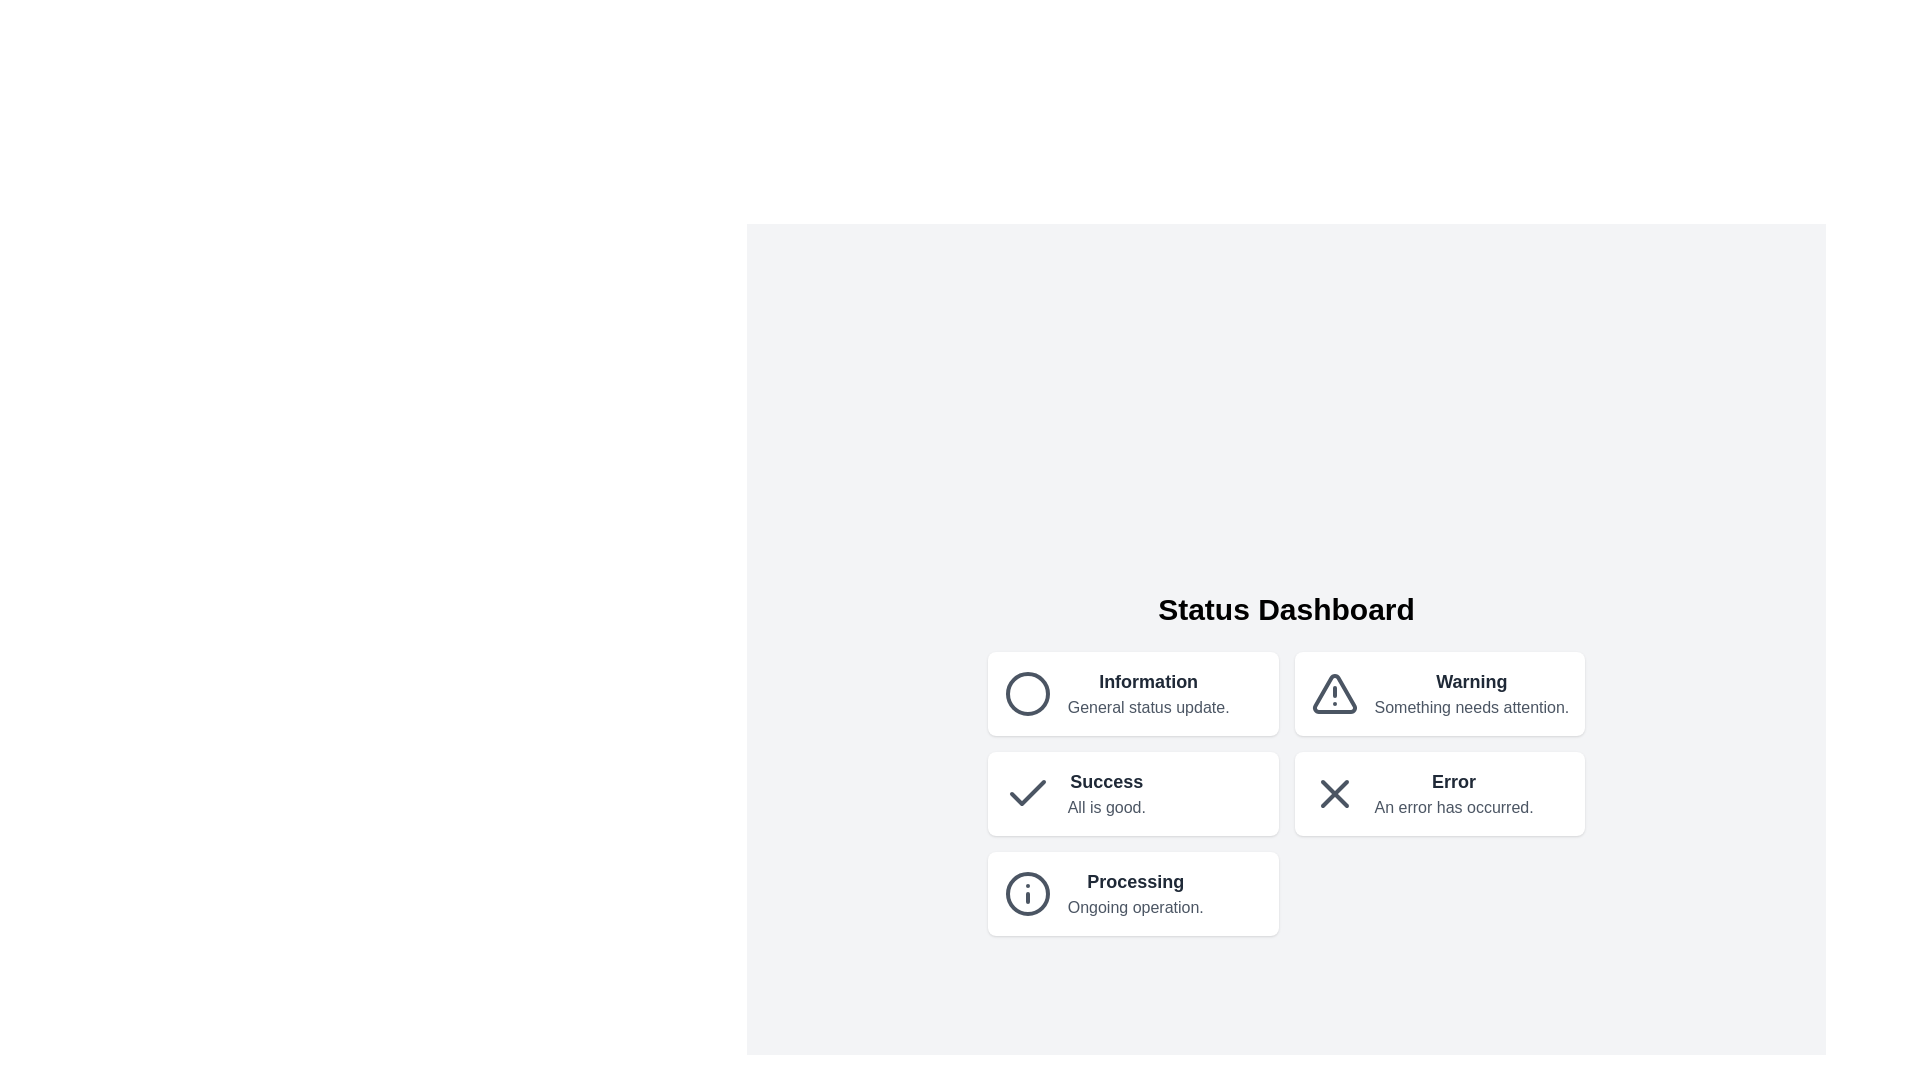  Describe the element at coordinates (1286, 608) in the screenshot. I see `the 'Status Dashboard' text label which serves as the section title and is centrally positioned above the grid layout of status items` at that location.